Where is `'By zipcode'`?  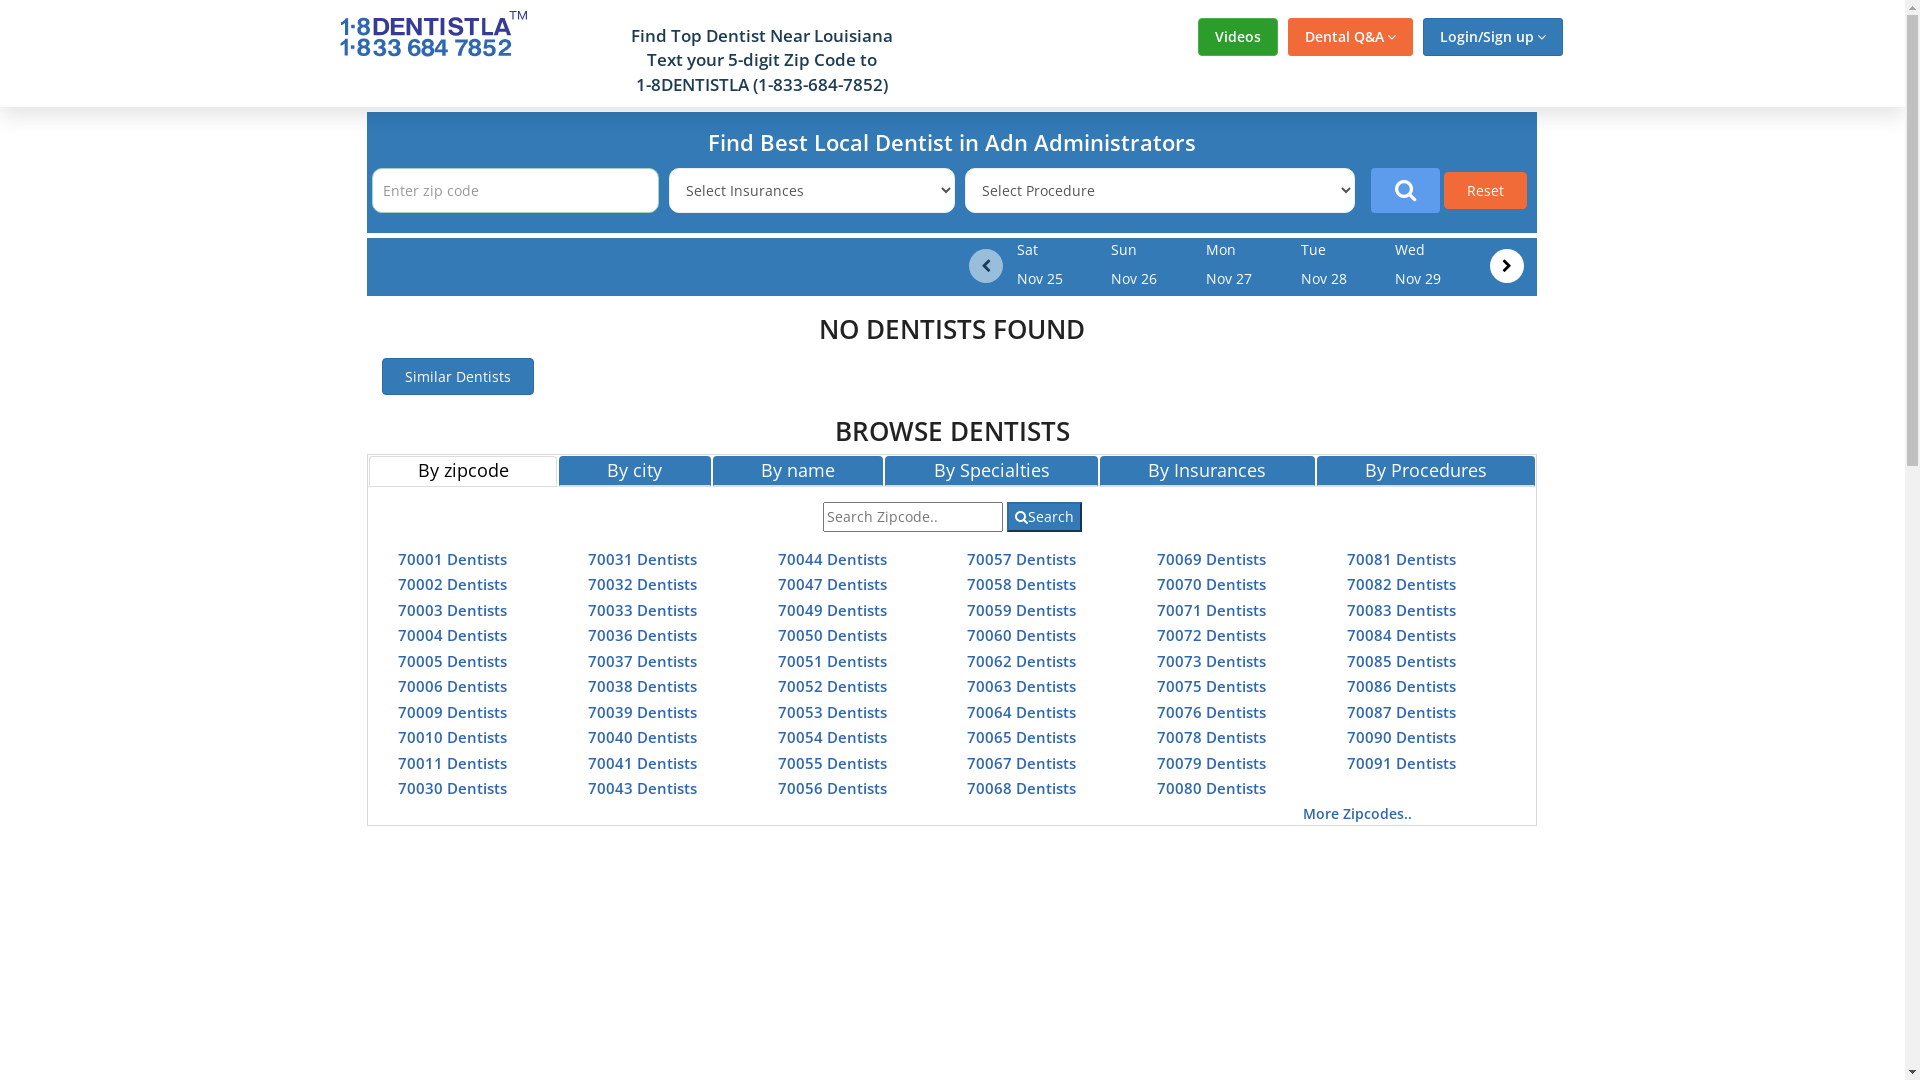
'By zipcode' is located at coordinates (461, 470).